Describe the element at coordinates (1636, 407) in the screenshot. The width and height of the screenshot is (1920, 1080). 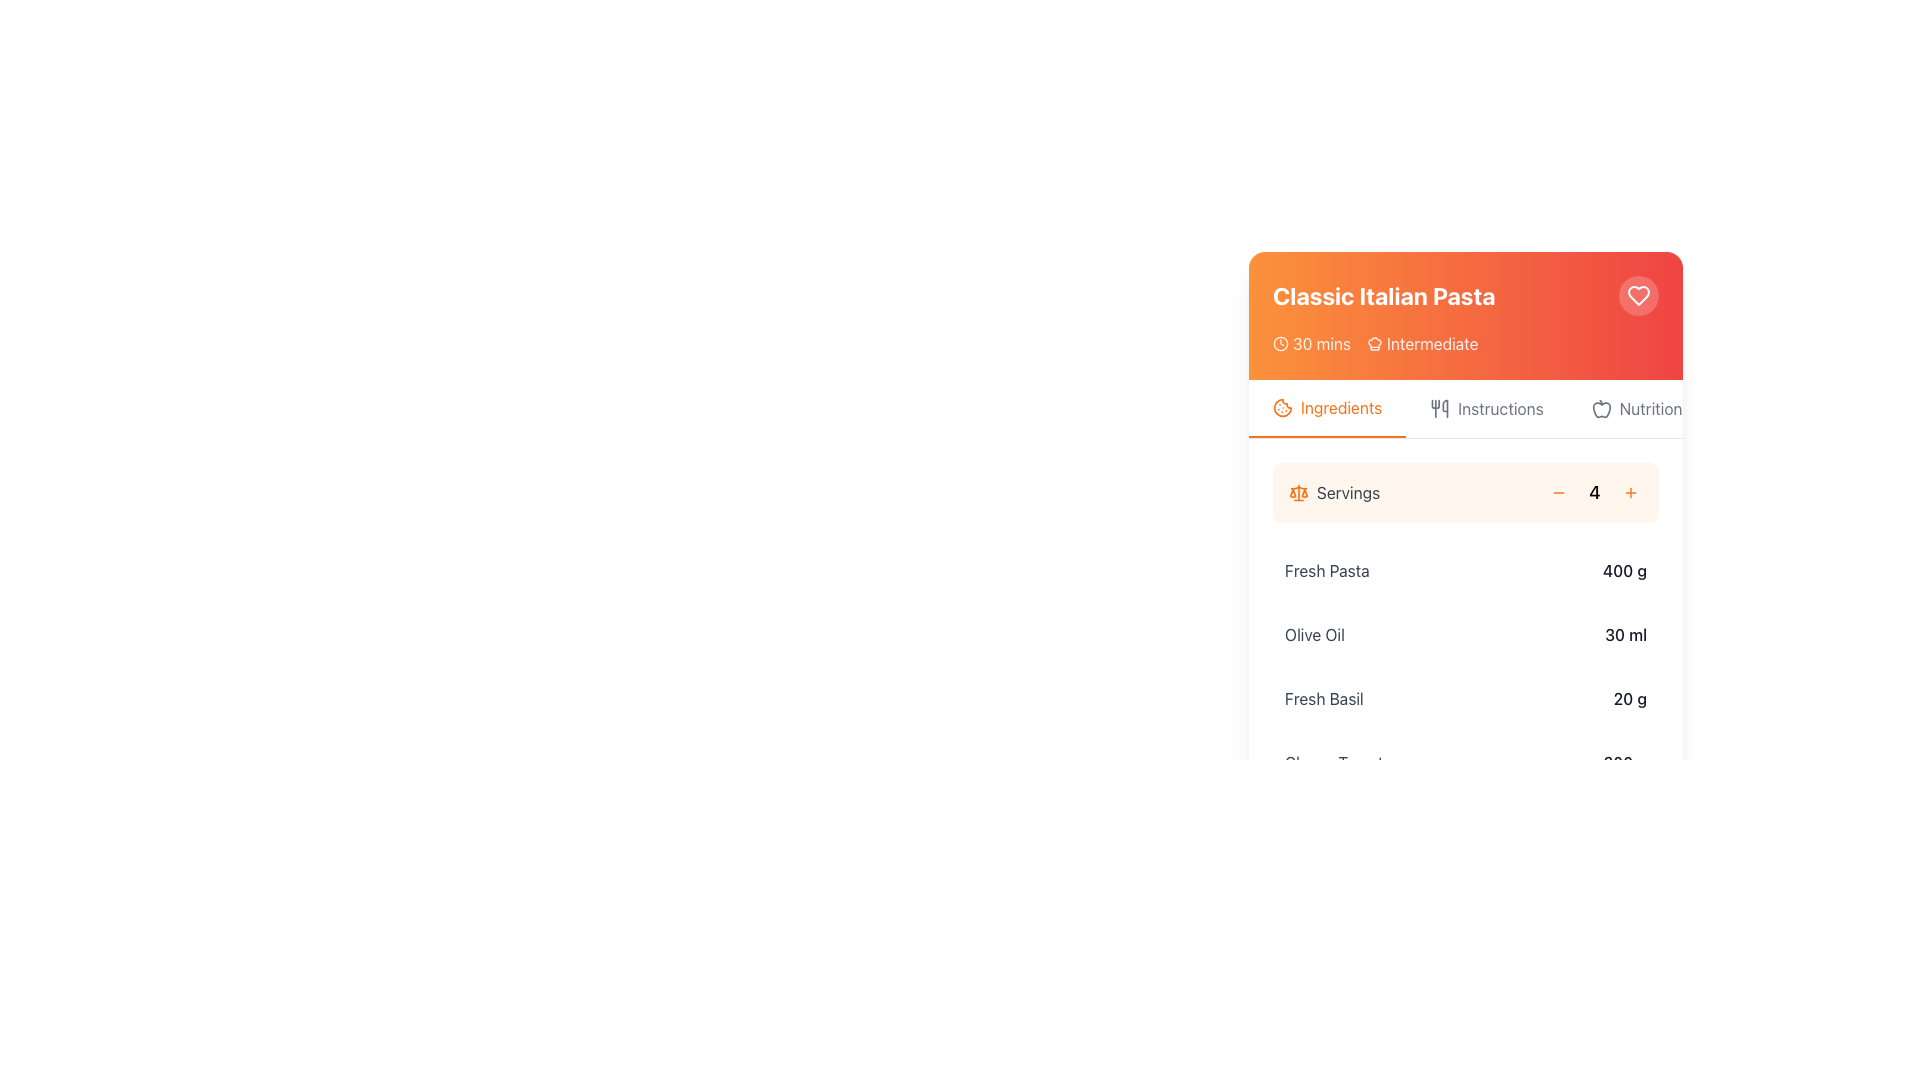
I see `the 'Nutrition' button located on the far right of the navigation bar` at that location.